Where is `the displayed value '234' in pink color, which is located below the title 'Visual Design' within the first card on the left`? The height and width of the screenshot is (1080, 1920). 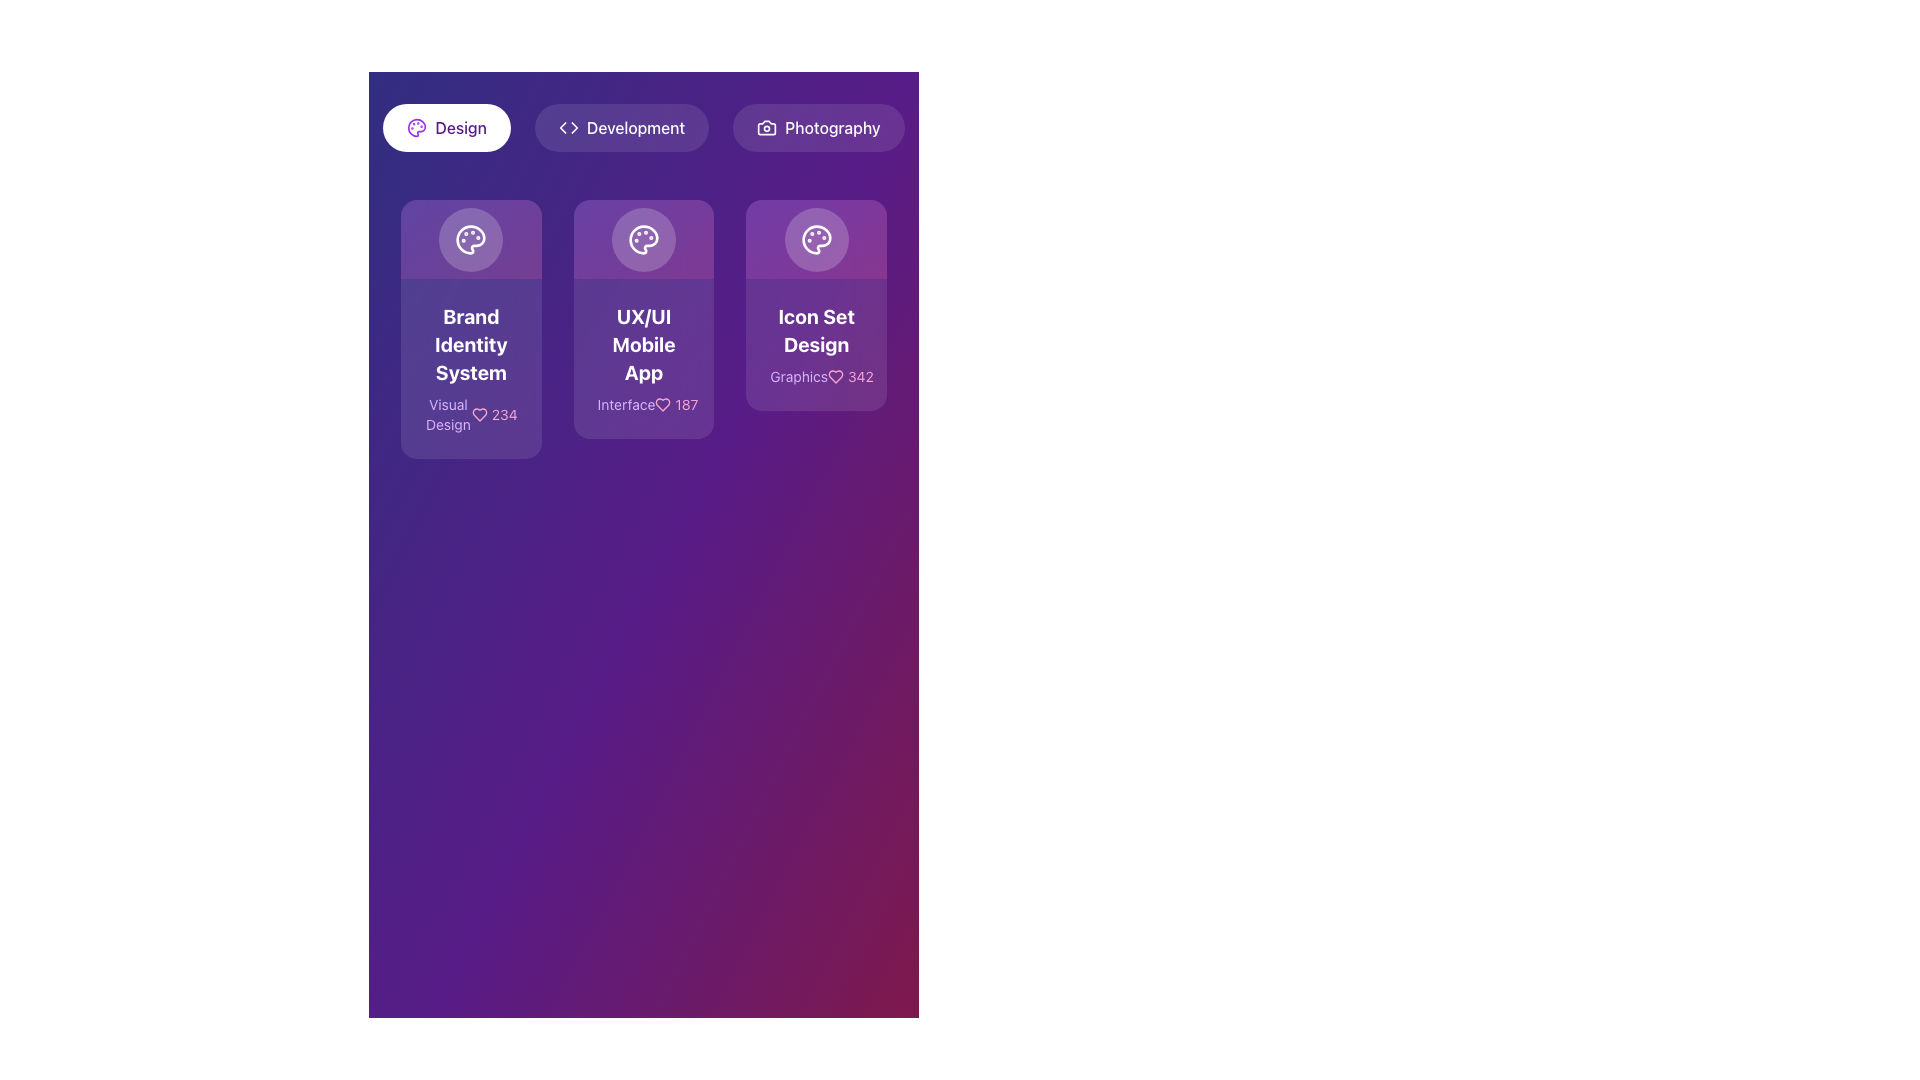 the displayed value '234' in pink color, which is located below the title 'Visual Design' within the first card on the left is located at coordinates (494, 414).